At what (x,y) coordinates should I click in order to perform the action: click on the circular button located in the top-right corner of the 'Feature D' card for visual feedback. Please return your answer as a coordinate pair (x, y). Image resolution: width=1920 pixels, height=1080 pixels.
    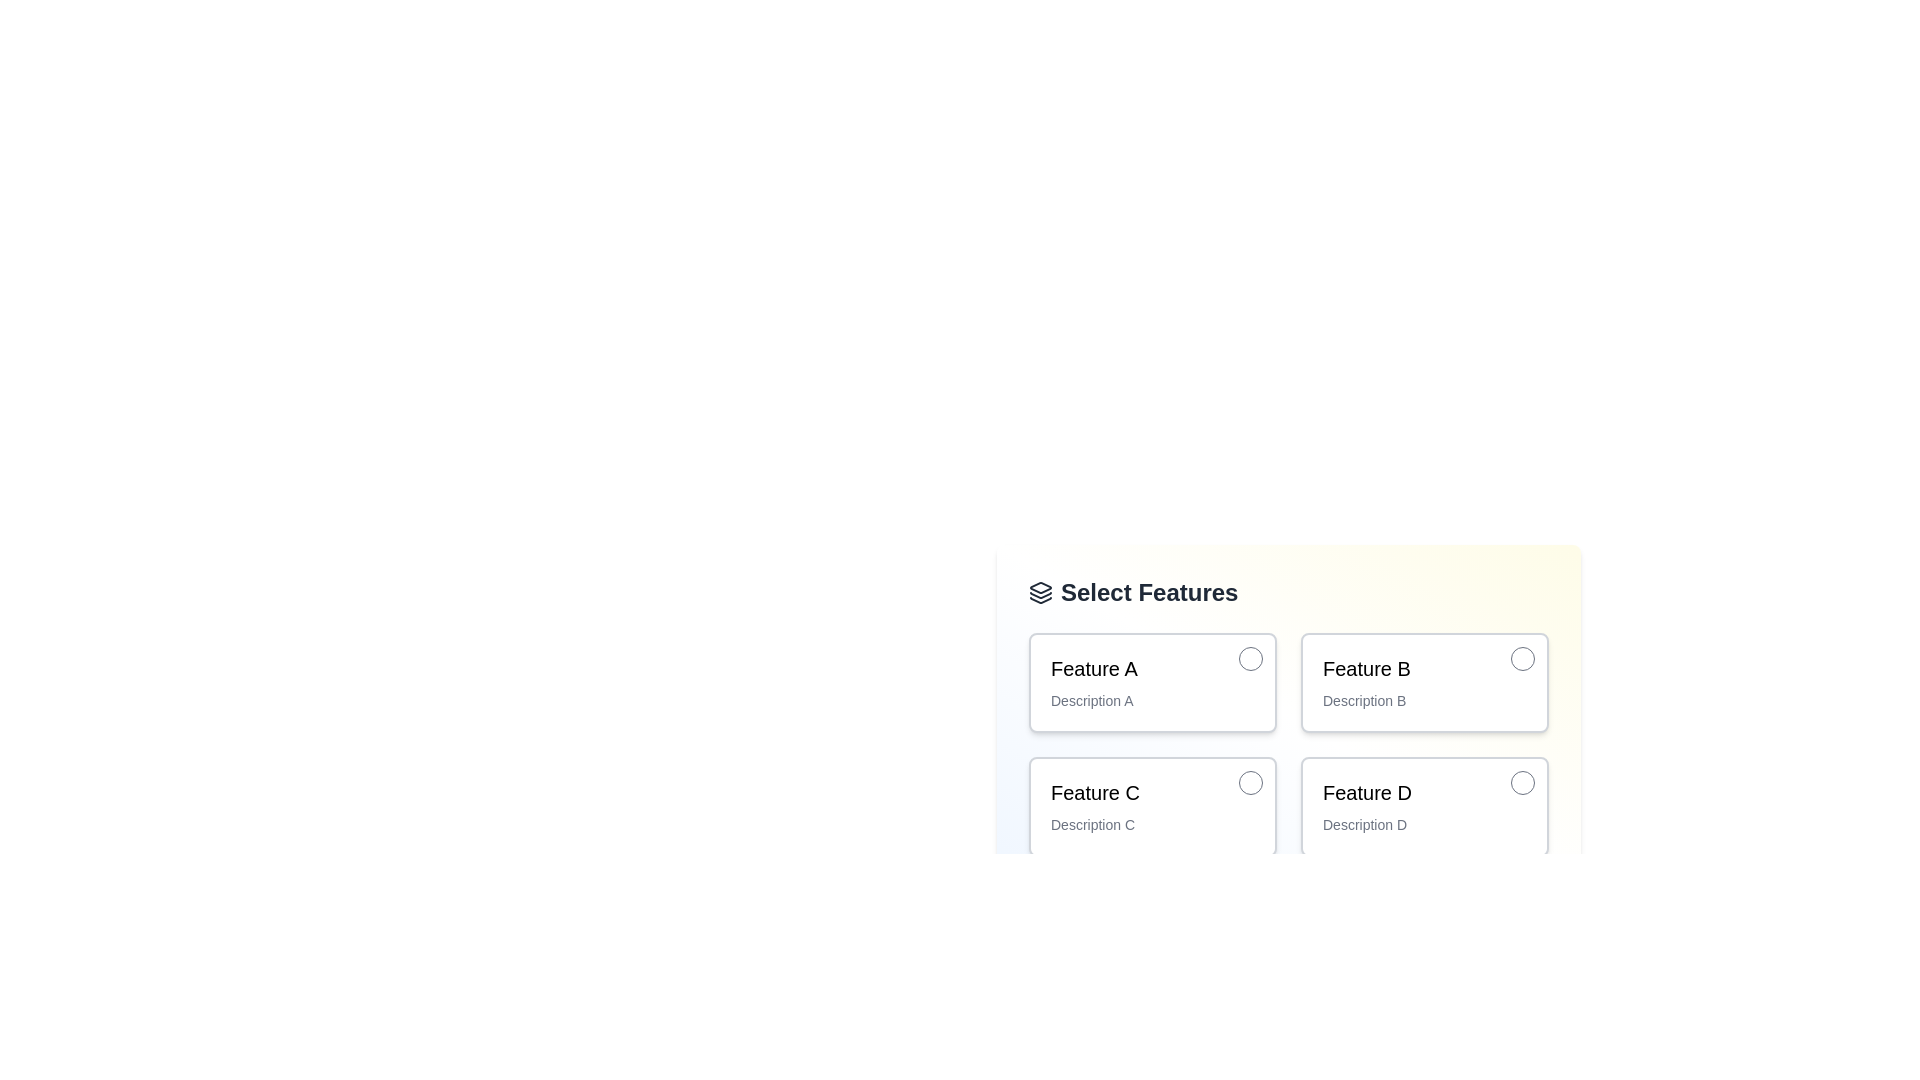
    Looking at the image, I should click on (1521, 782).